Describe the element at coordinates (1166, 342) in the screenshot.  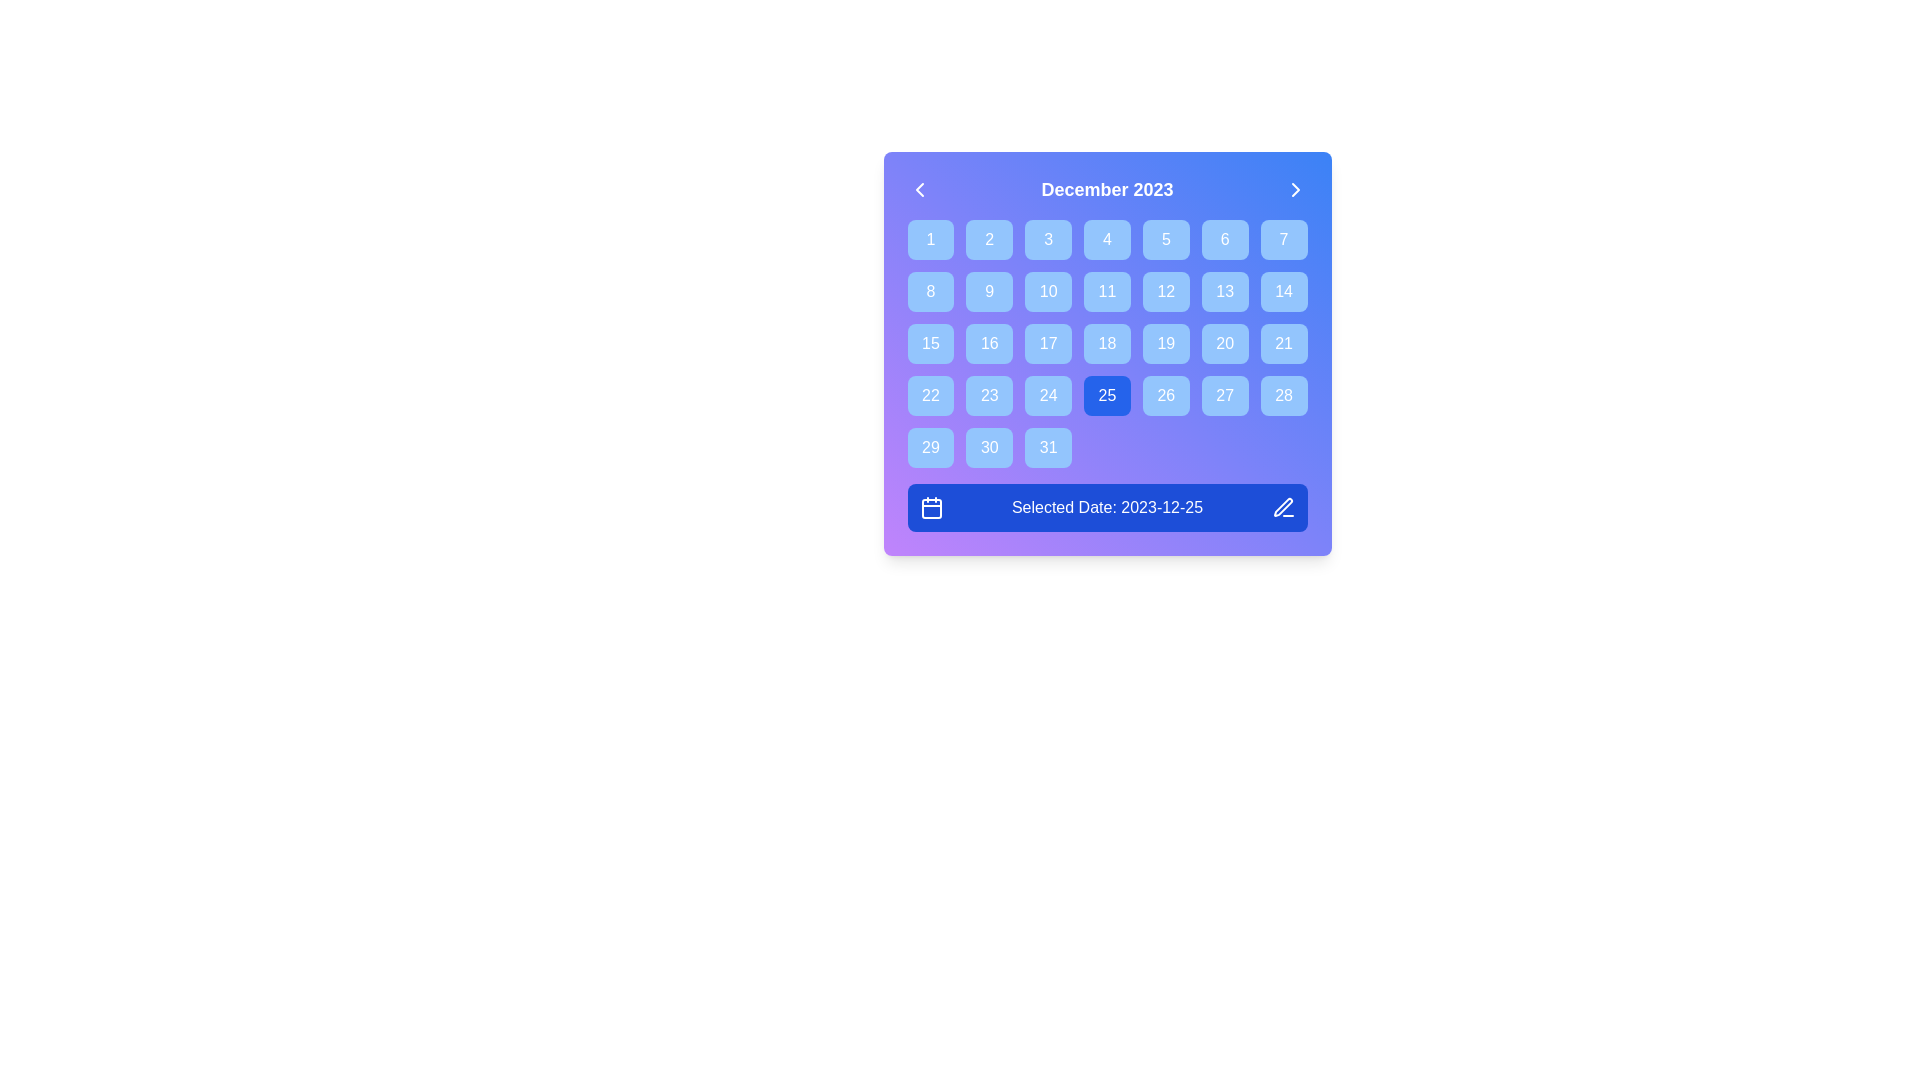
I see `the square button with a light blue background and white text displaying '19'` at that location.